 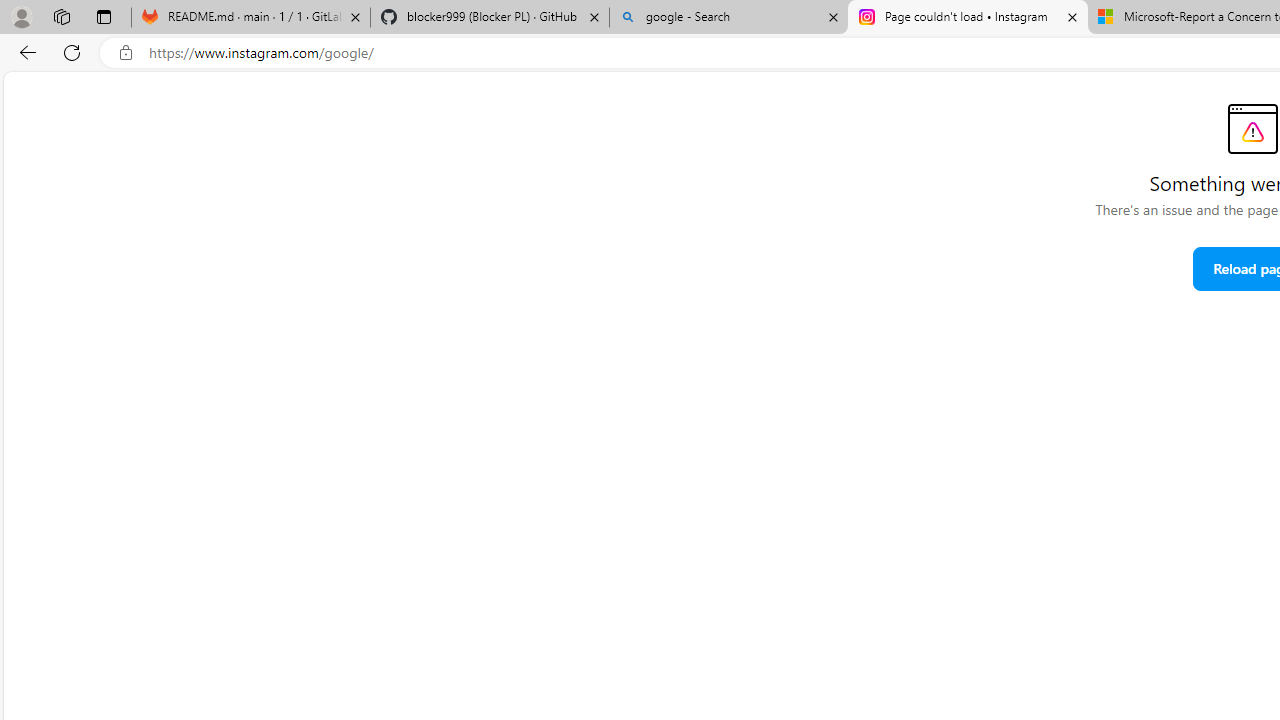 What do you see at coordinates (728, 17) in the screenshot?
I see `'google - Search'` at bounding box center [728, 17].